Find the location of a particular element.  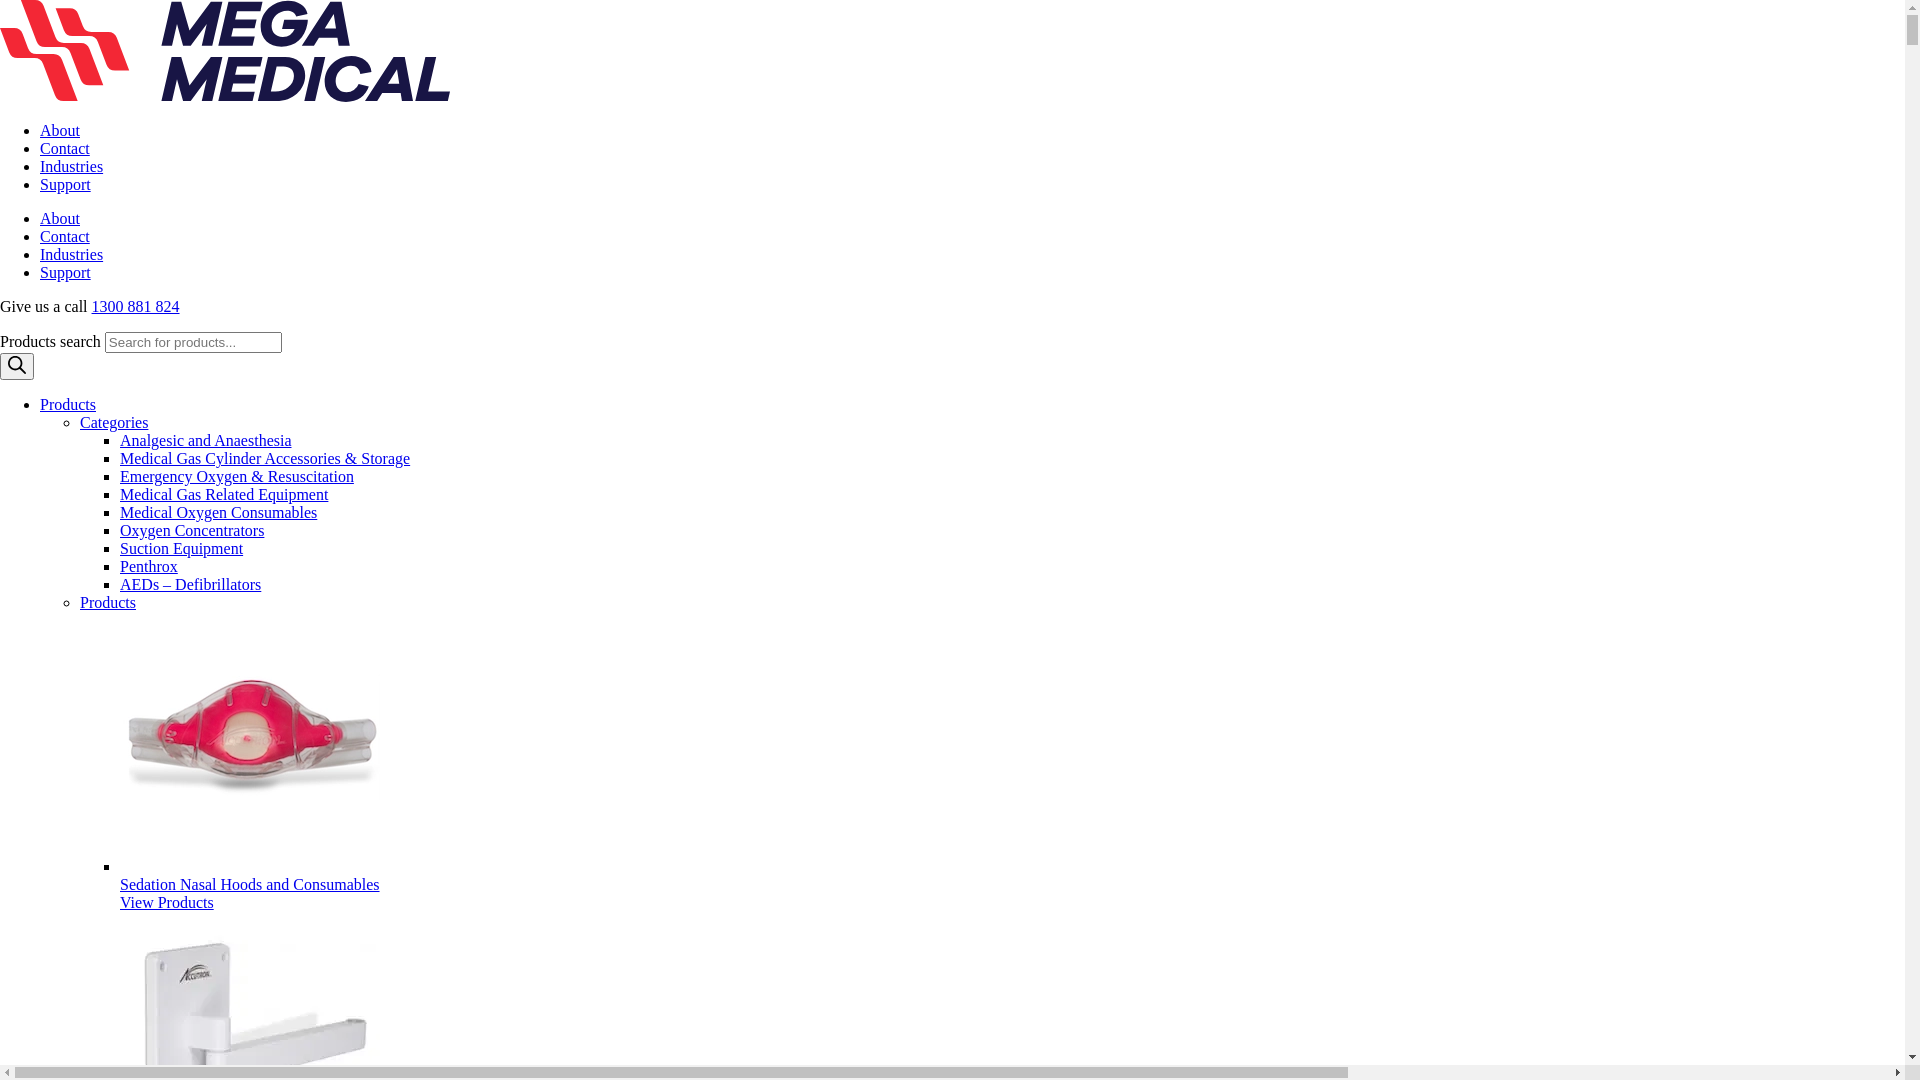

'mega medical logo' is located at coordinates (225, 49).